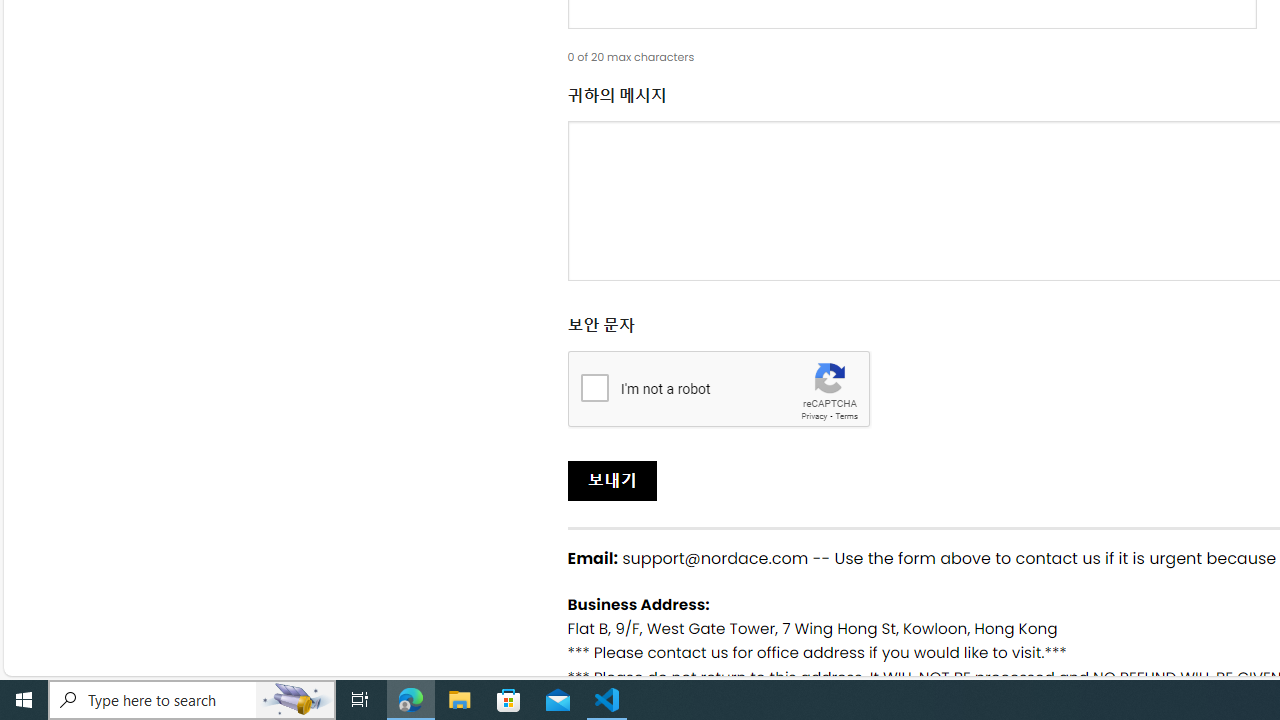 The height and width of the screenshot is (720, 1280). Describe the element at coordinates (846, 415) in the screenshot. I see `'Terms'` at that location.